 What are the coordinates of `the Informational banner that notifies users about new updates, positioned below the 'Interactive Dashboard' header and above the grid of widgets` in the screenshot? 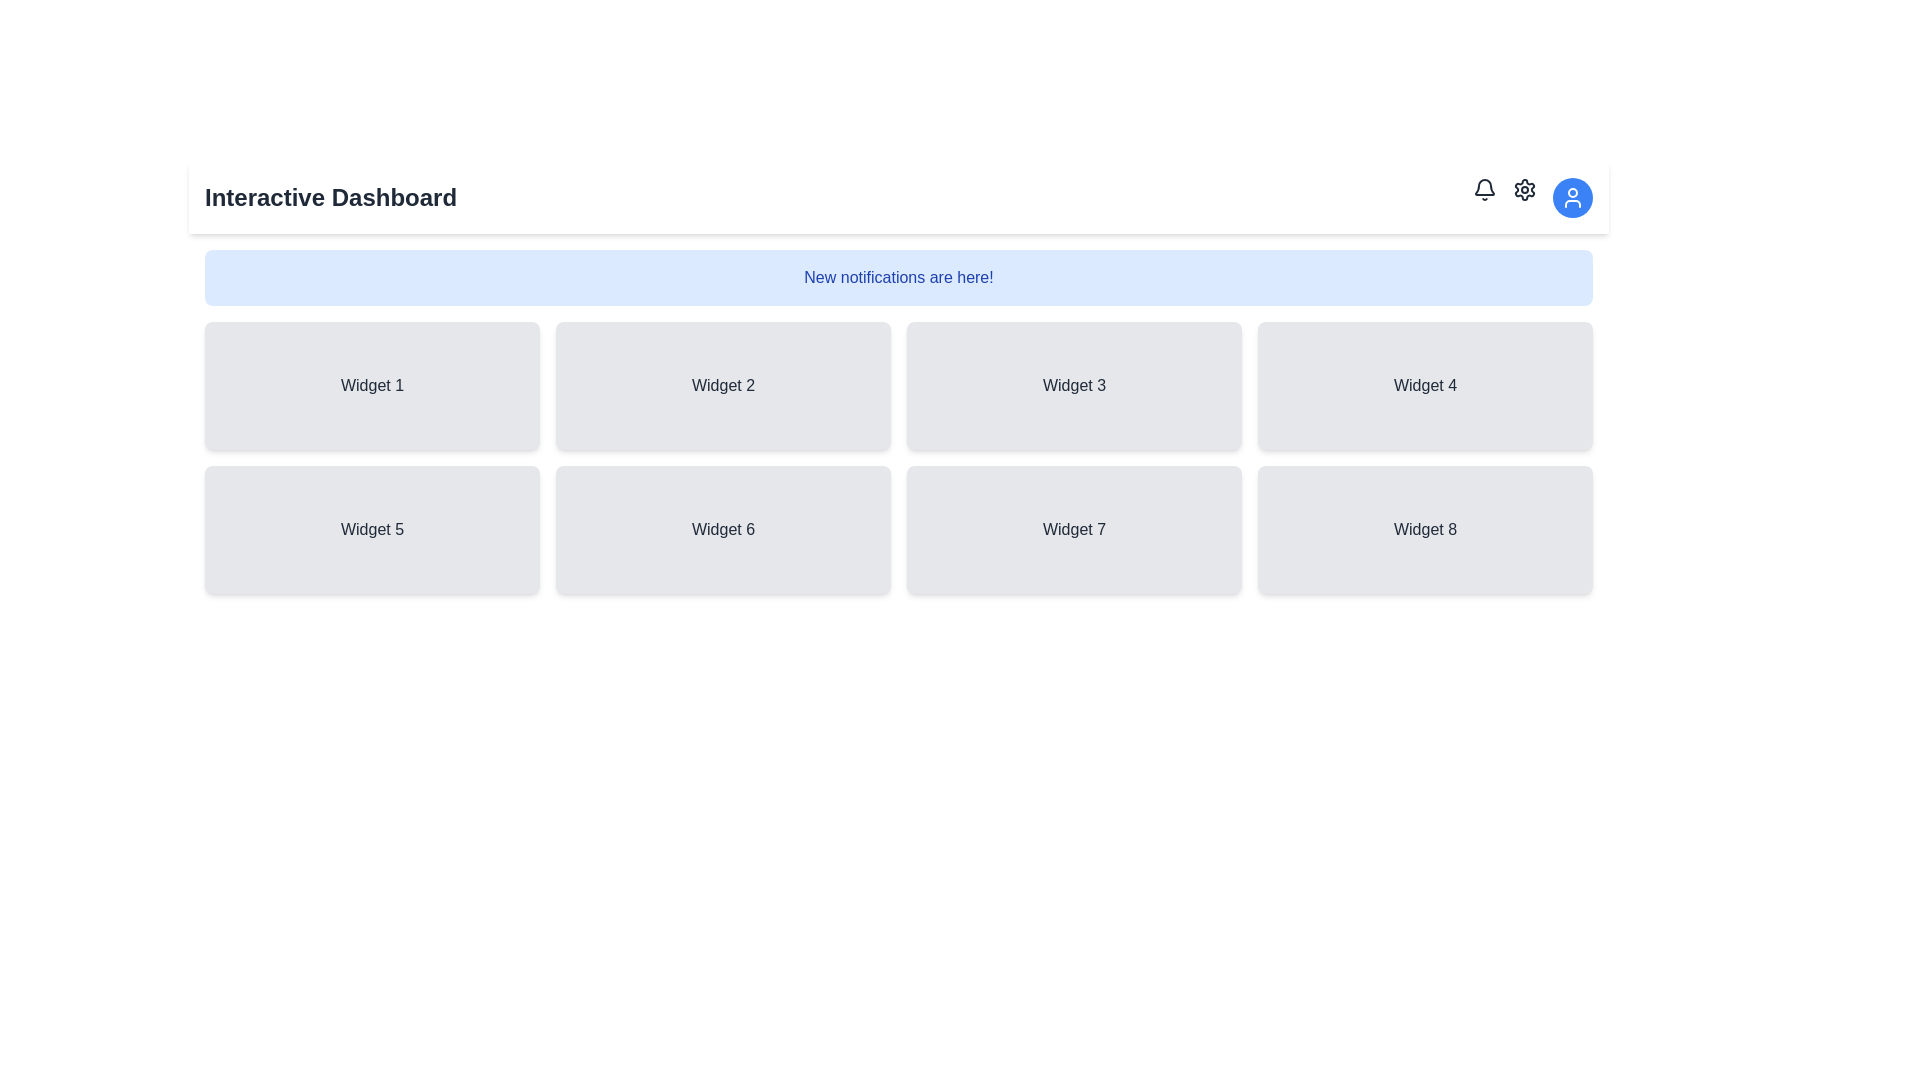 It's located at (897, 277).